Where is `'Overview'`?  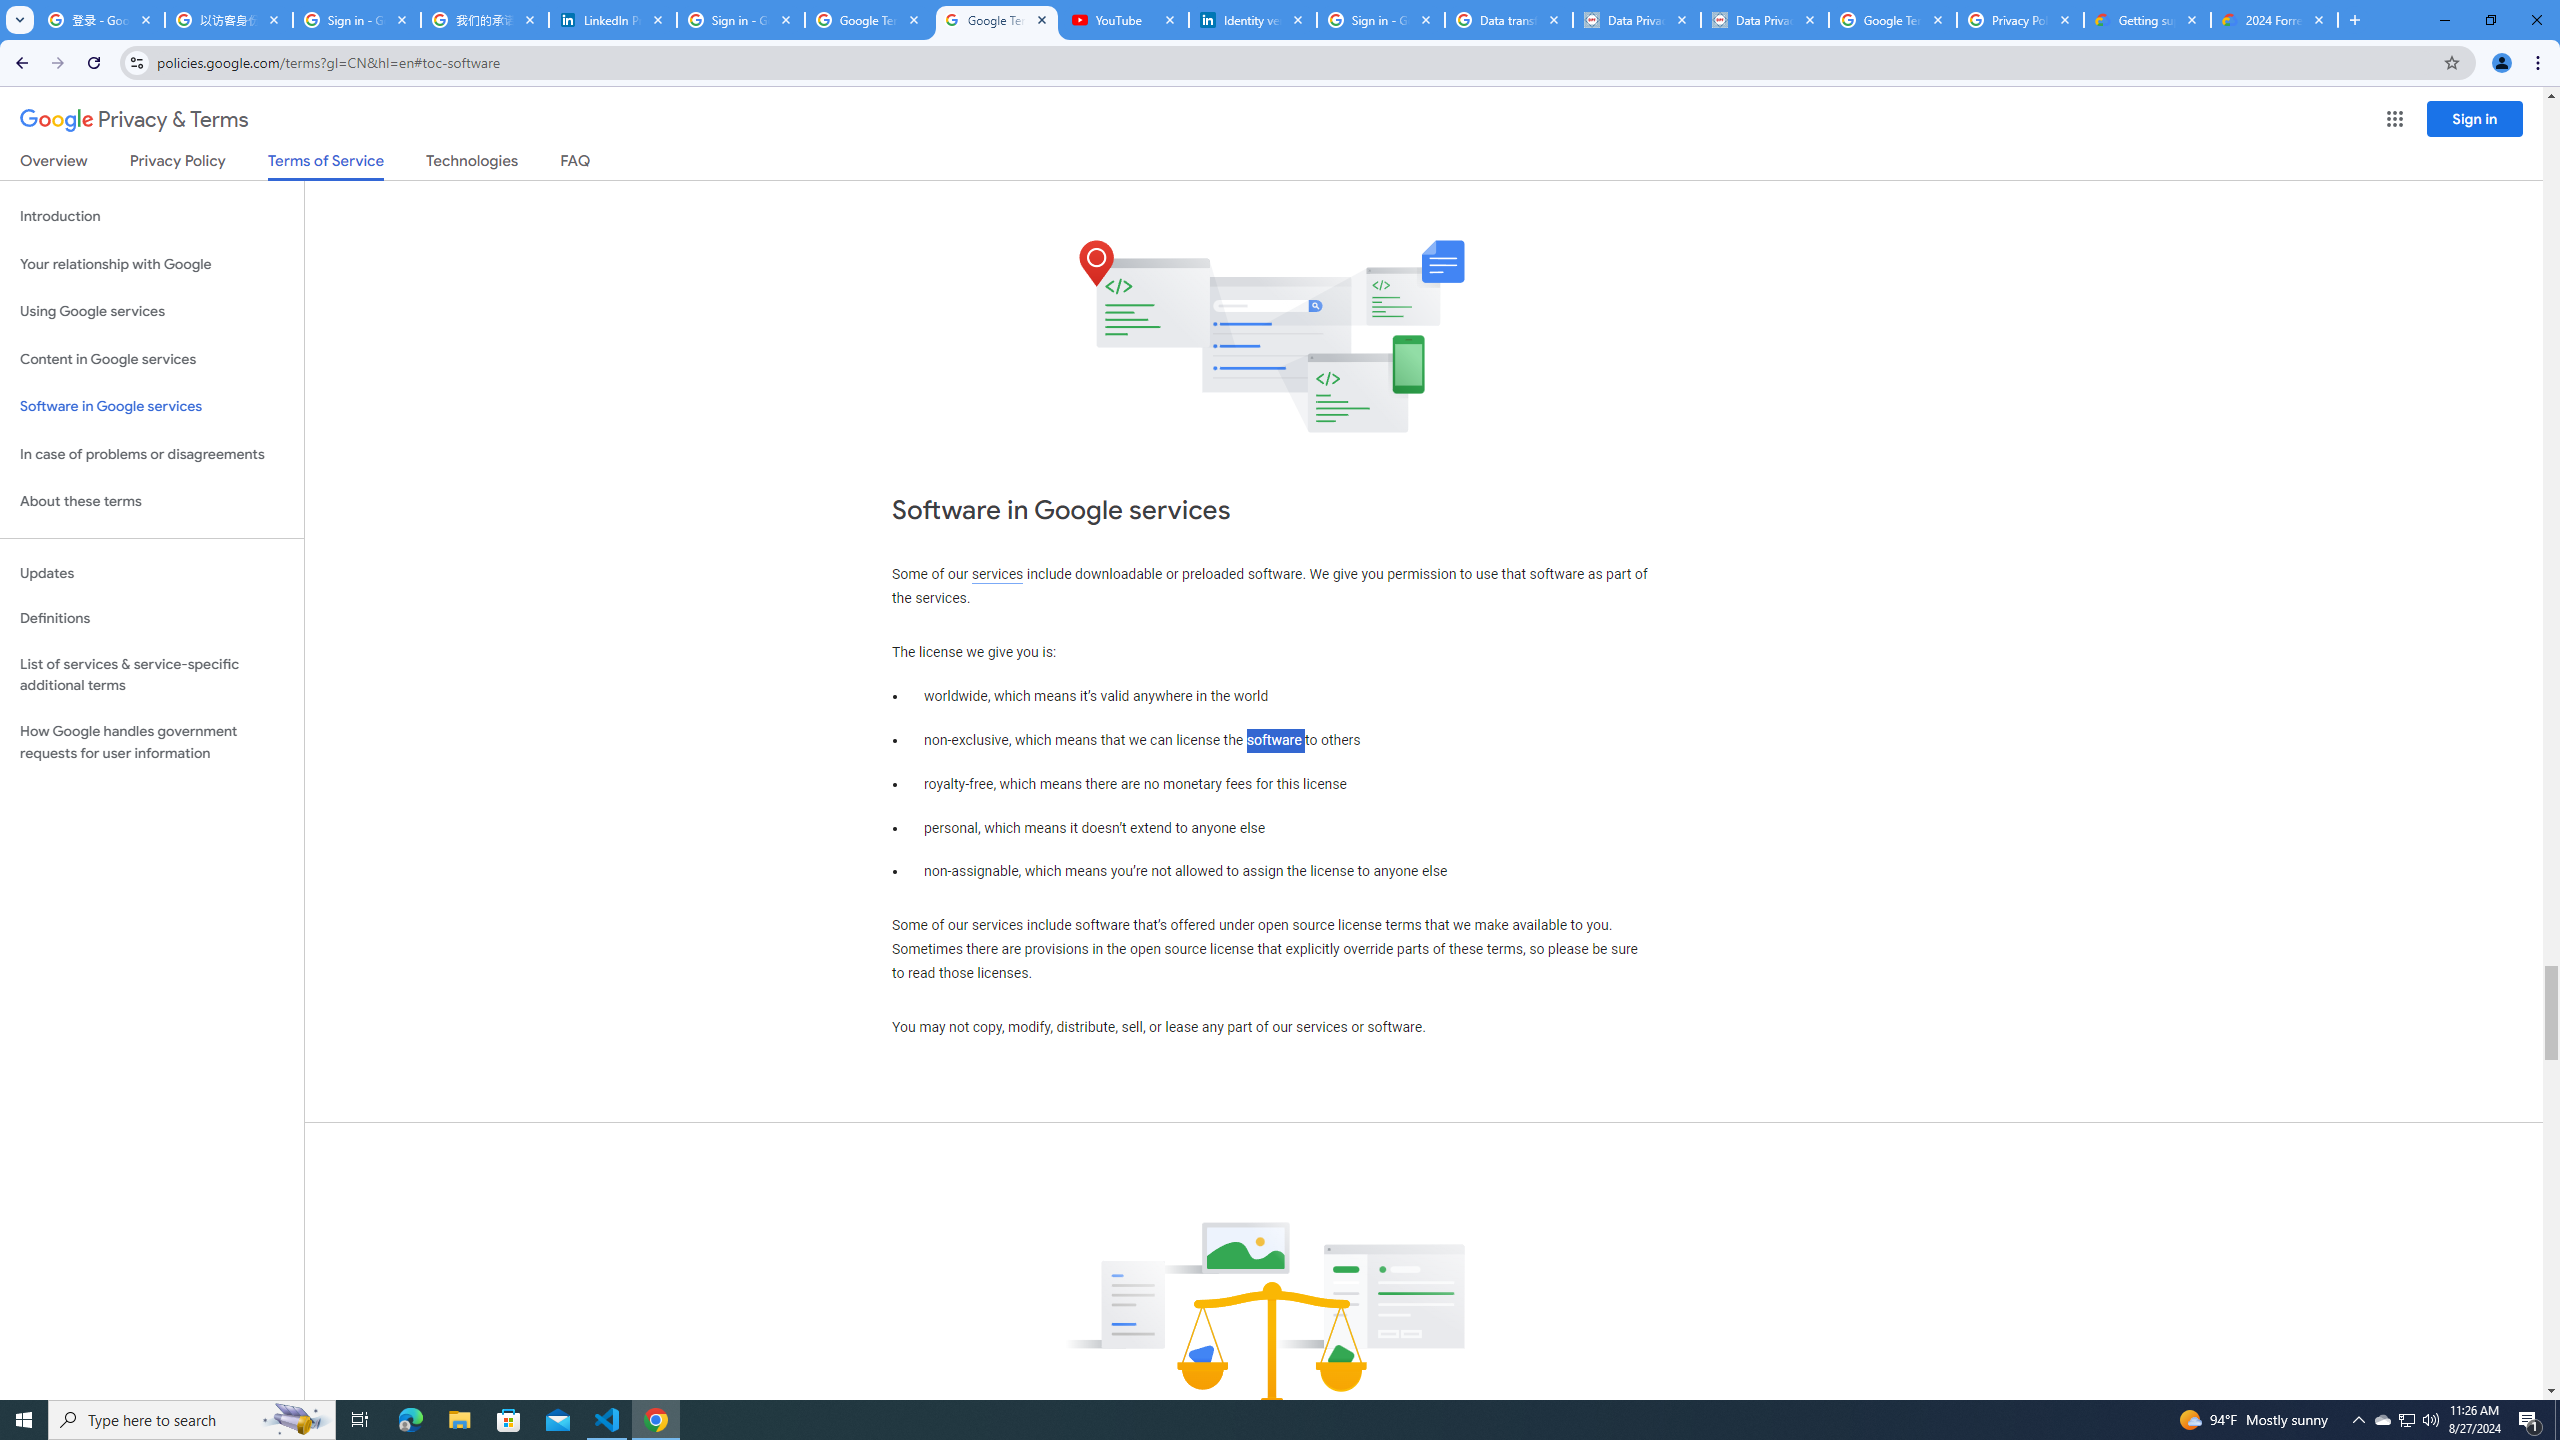 'Overview' is located at coordinates (52, 164).